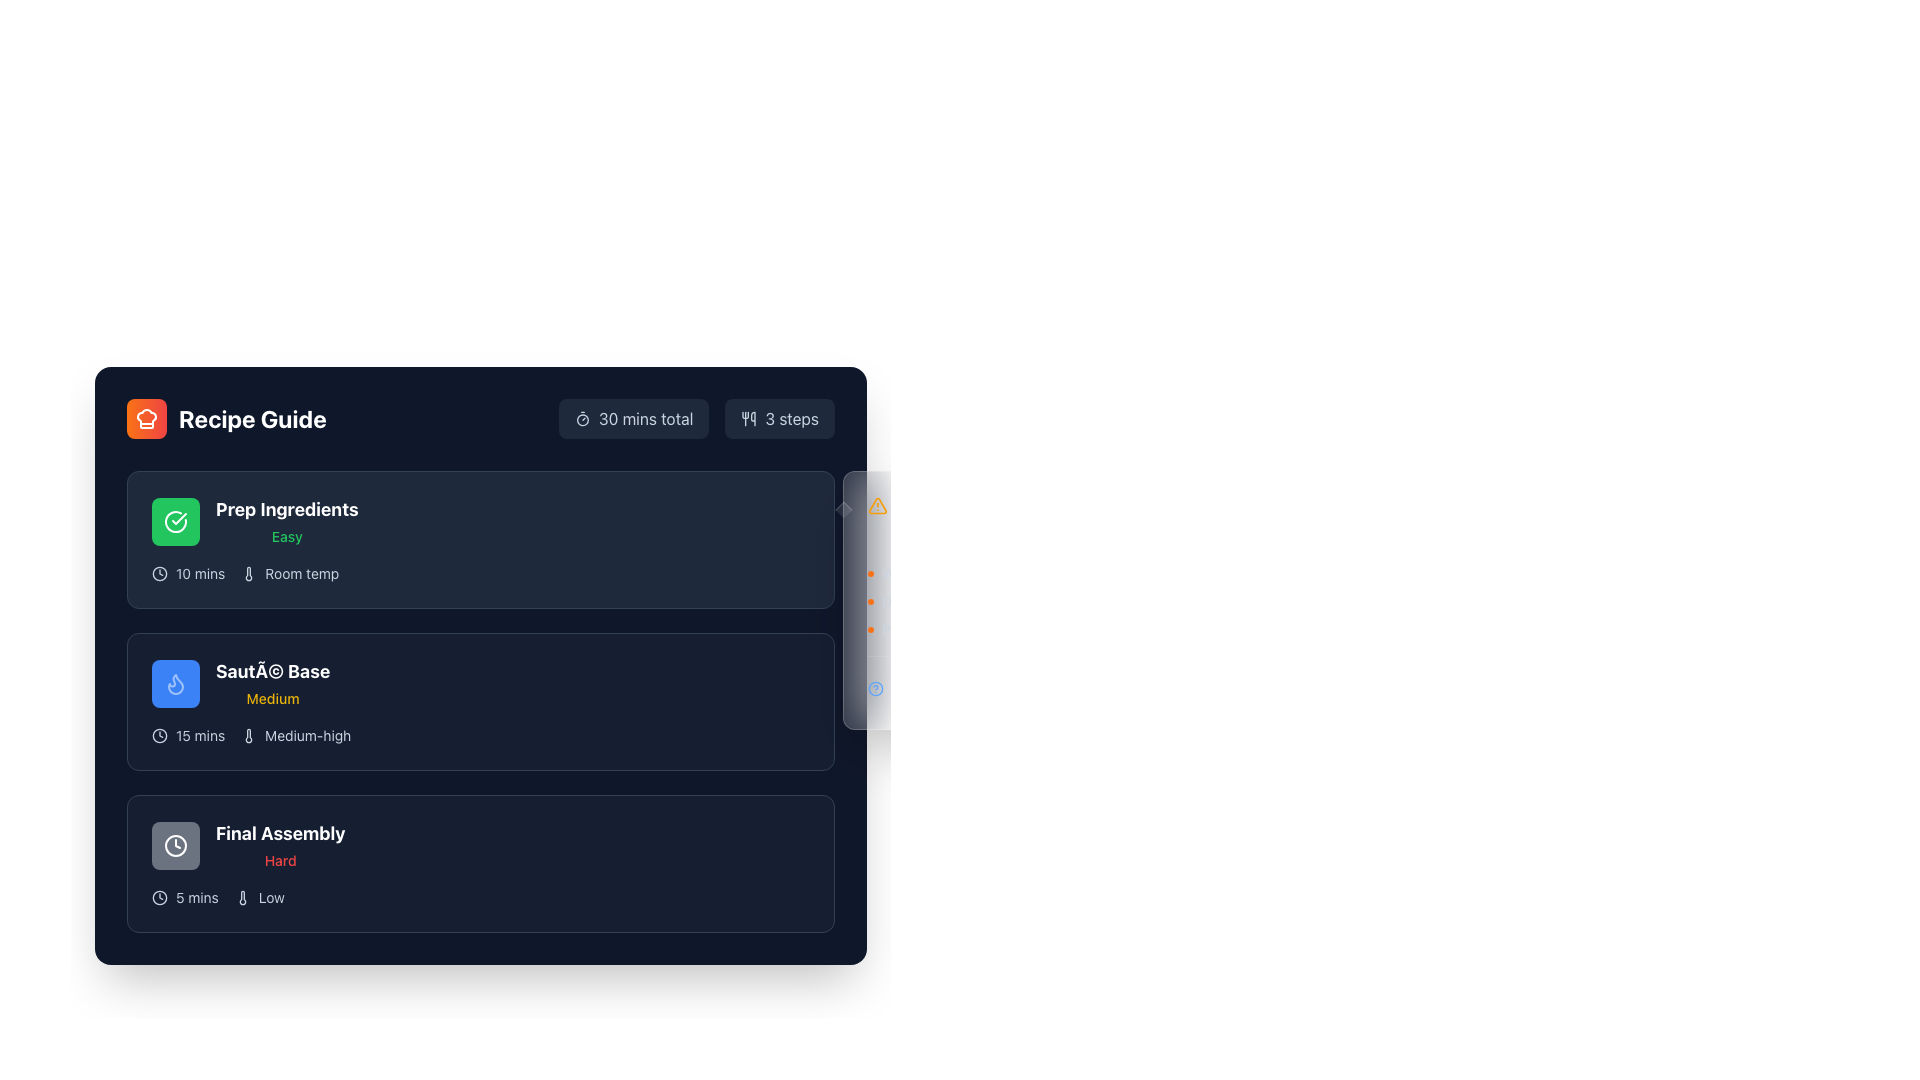 The width and height of the screenshot is (1920, 1080). What do you see at coordinates (633, 418) in the screenshot?
I see `the Label that informs the user about the total time required for the recipe, located to the left of the '3 steps' element` at bounding box center [633, 418].